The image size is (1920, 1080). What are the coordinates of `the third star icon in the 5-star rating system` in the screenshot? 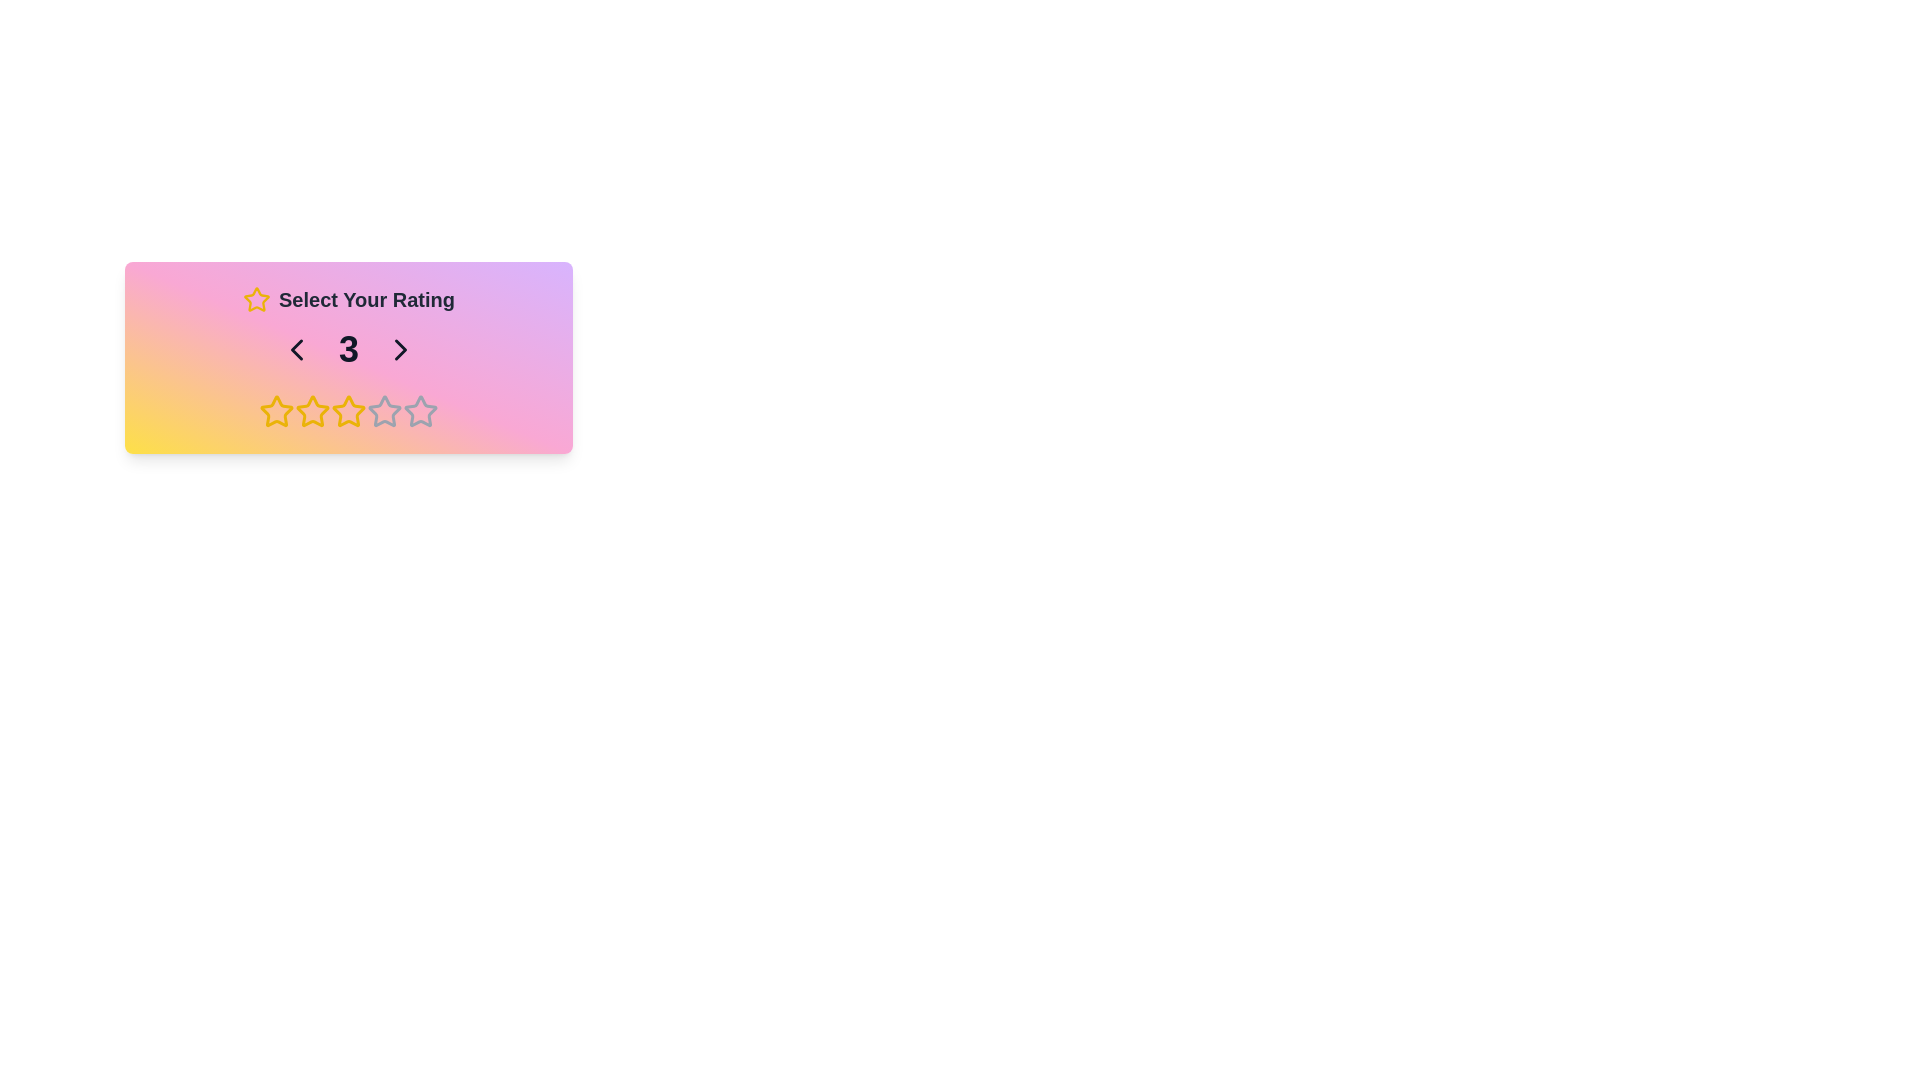 It's located at (311, 411).